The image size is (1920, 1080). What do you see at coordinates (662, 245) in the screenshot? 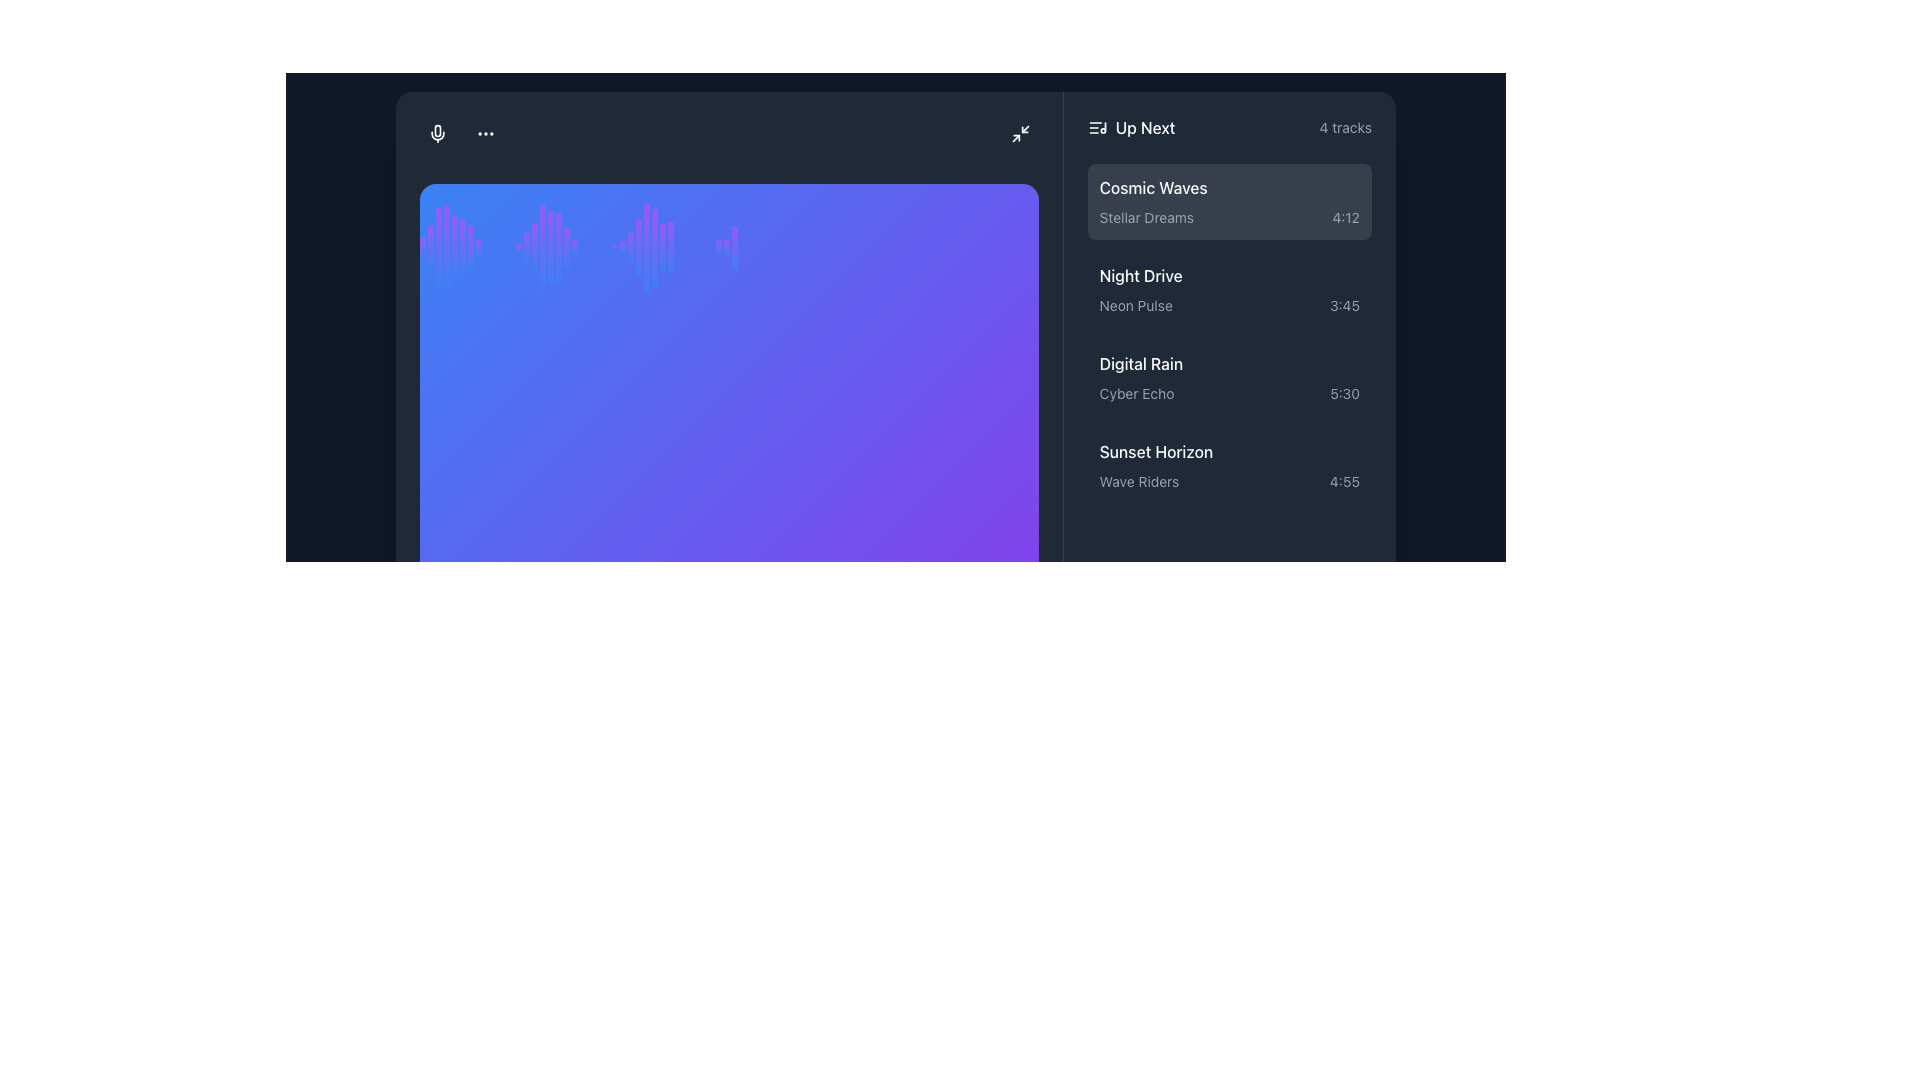
I see `the 29th vertical gradient bar, which transitions from blue to purple, located within a series of similar bars in the upper-left area of the interface` at bounding box center [662, 245].